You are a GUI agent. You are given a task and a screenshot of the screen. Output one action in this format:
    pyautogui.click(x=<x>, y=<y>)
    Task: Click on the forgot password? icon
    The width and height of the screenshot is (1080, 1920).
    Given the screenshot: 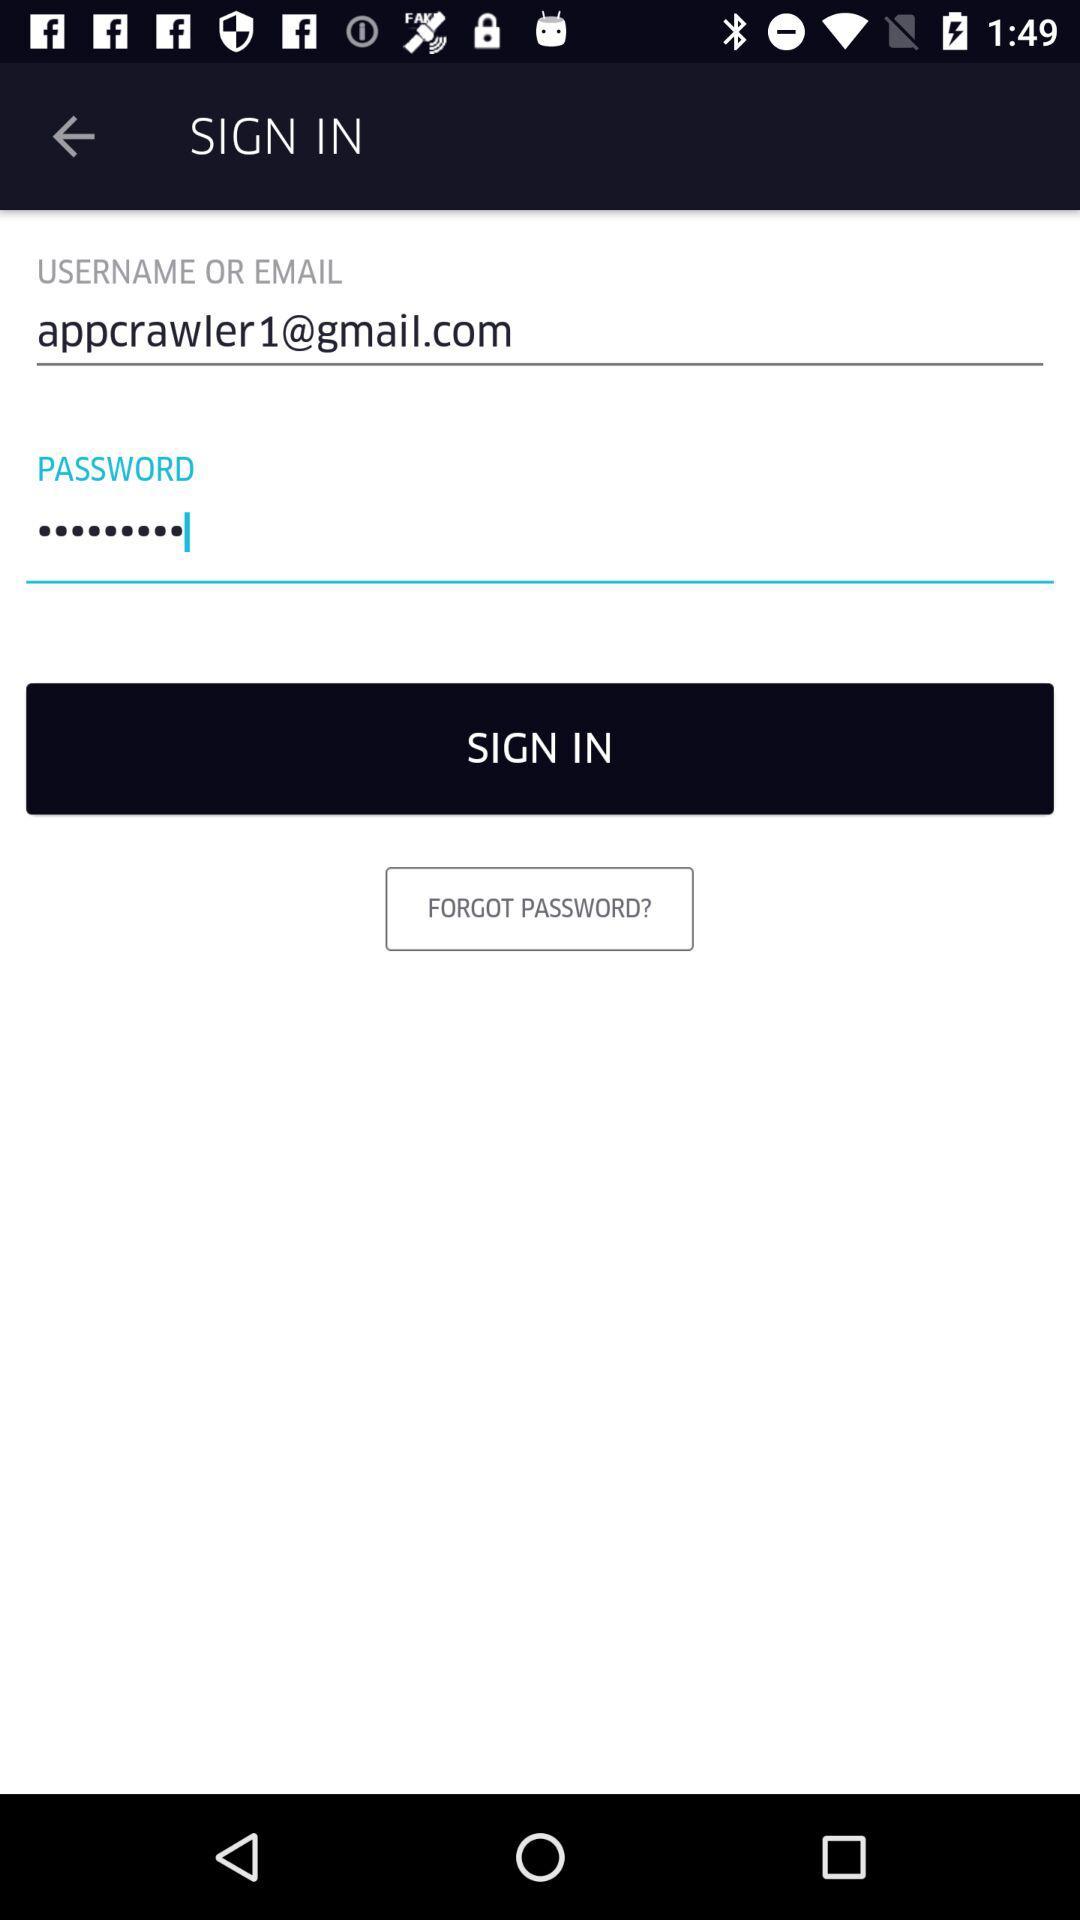 What is the action you would take?
    pyautogui.click(x=538, y=907)
    